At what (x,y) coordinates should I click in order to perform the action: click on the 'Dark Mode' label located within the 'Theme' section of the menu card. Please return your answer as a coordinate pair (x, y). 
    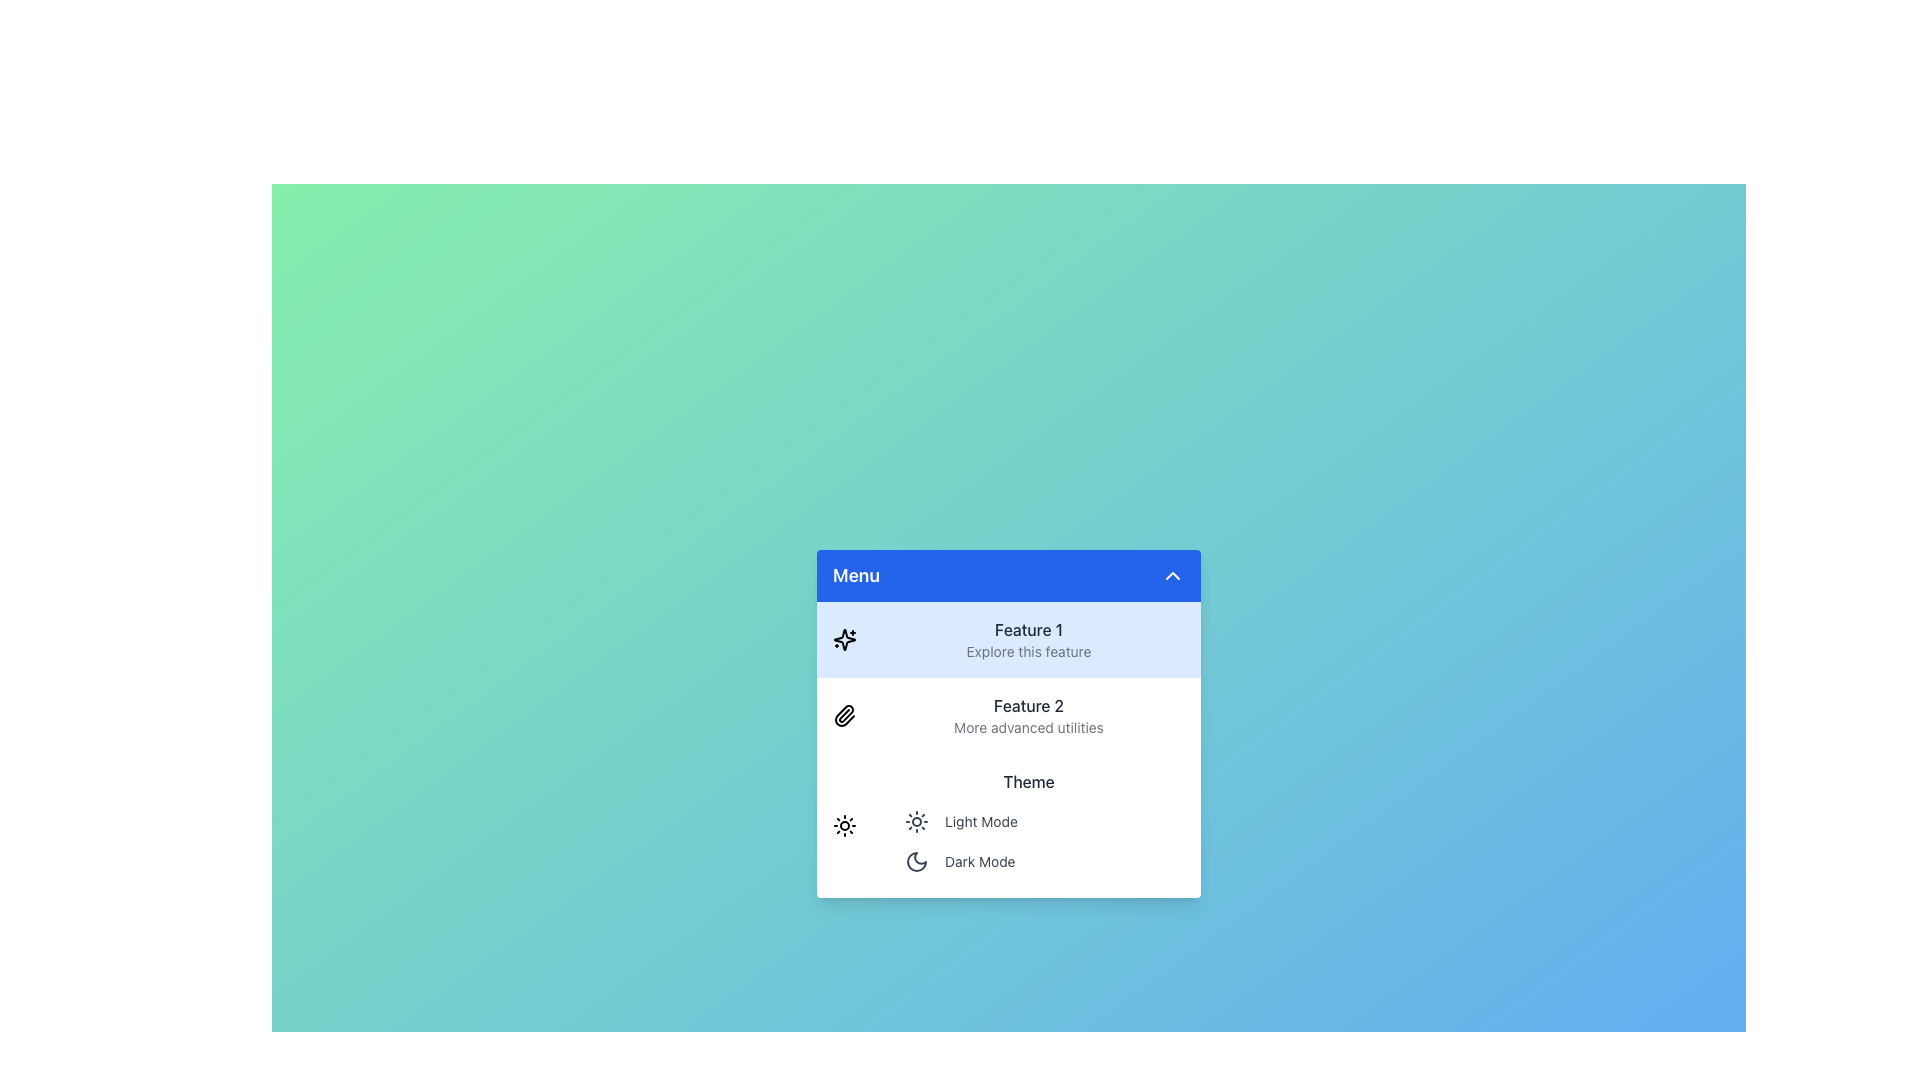
    Looking at the image, I should click on (979, 860).